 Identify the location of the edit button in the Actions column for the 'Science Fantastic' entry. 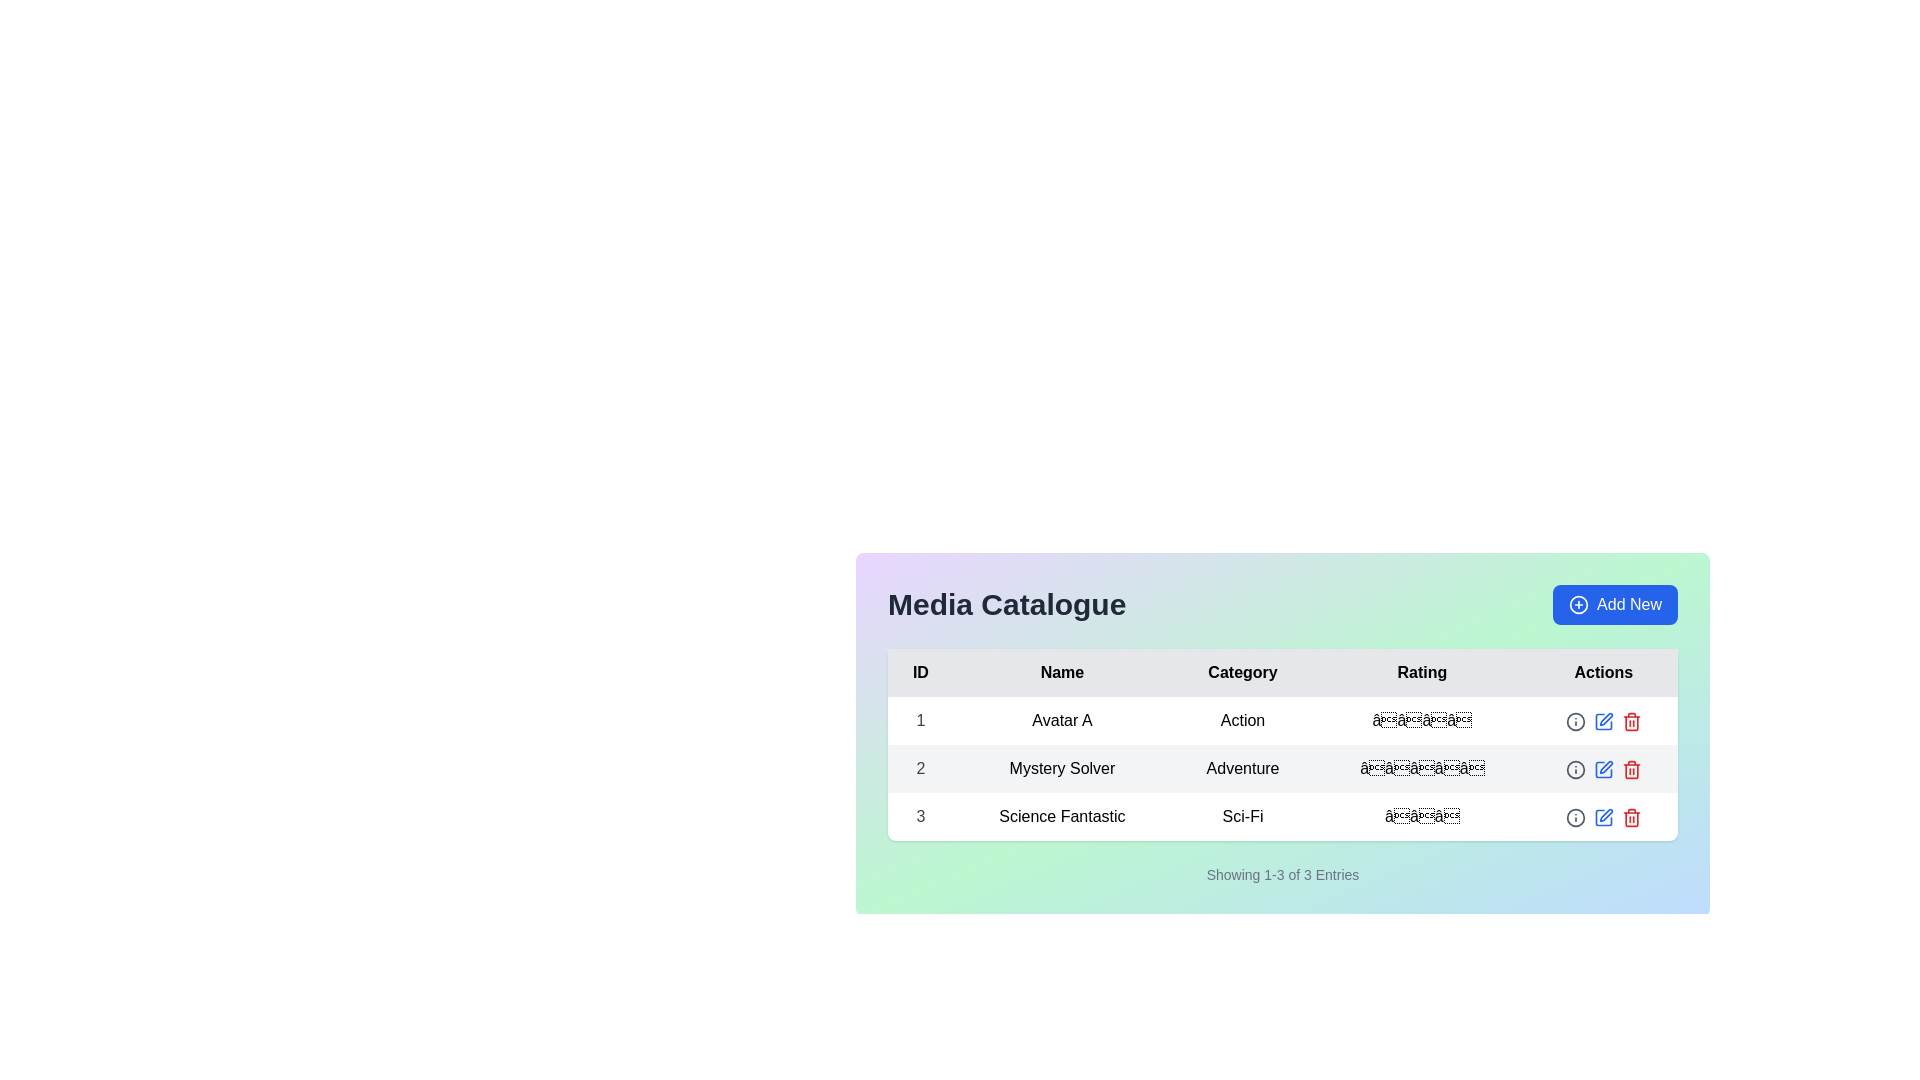
(1603, 817).